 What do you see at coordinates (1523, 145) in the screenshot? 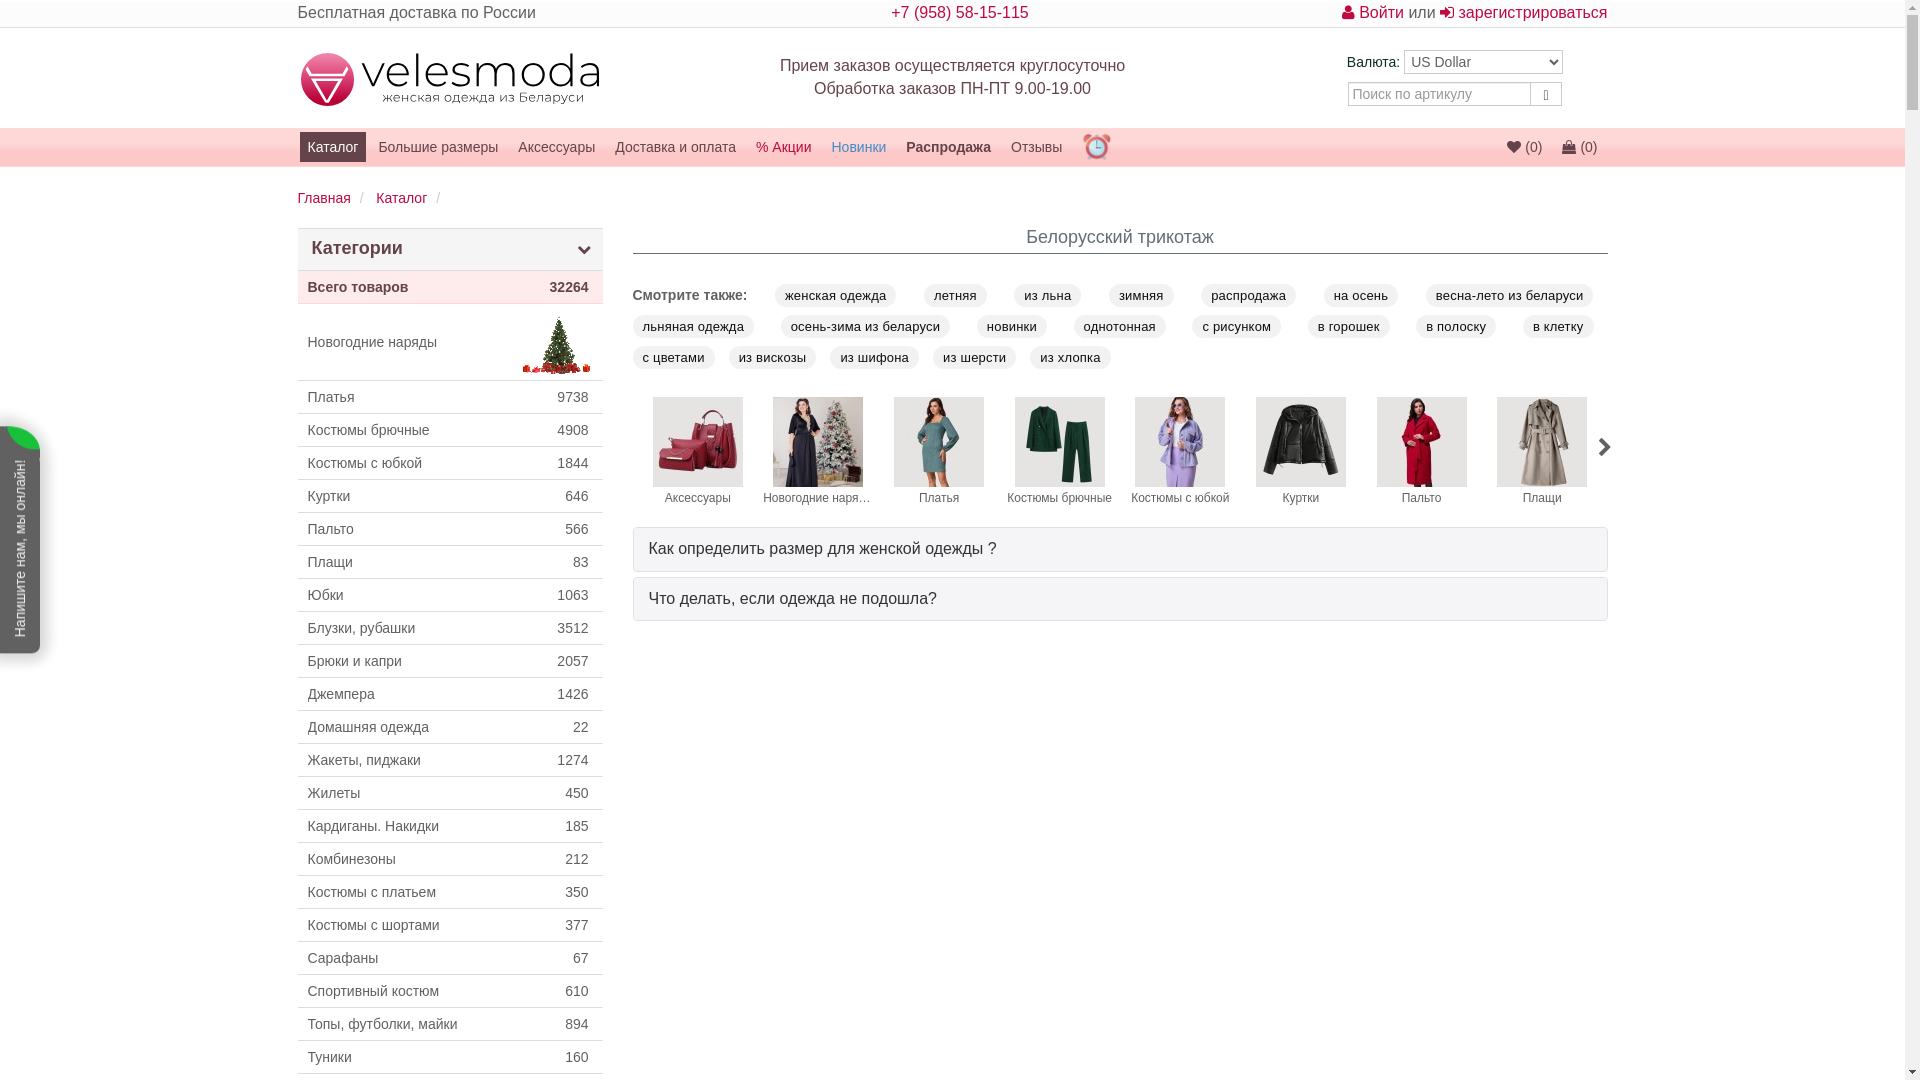
I see `'(0)'` at bounding box center [1523, 145].